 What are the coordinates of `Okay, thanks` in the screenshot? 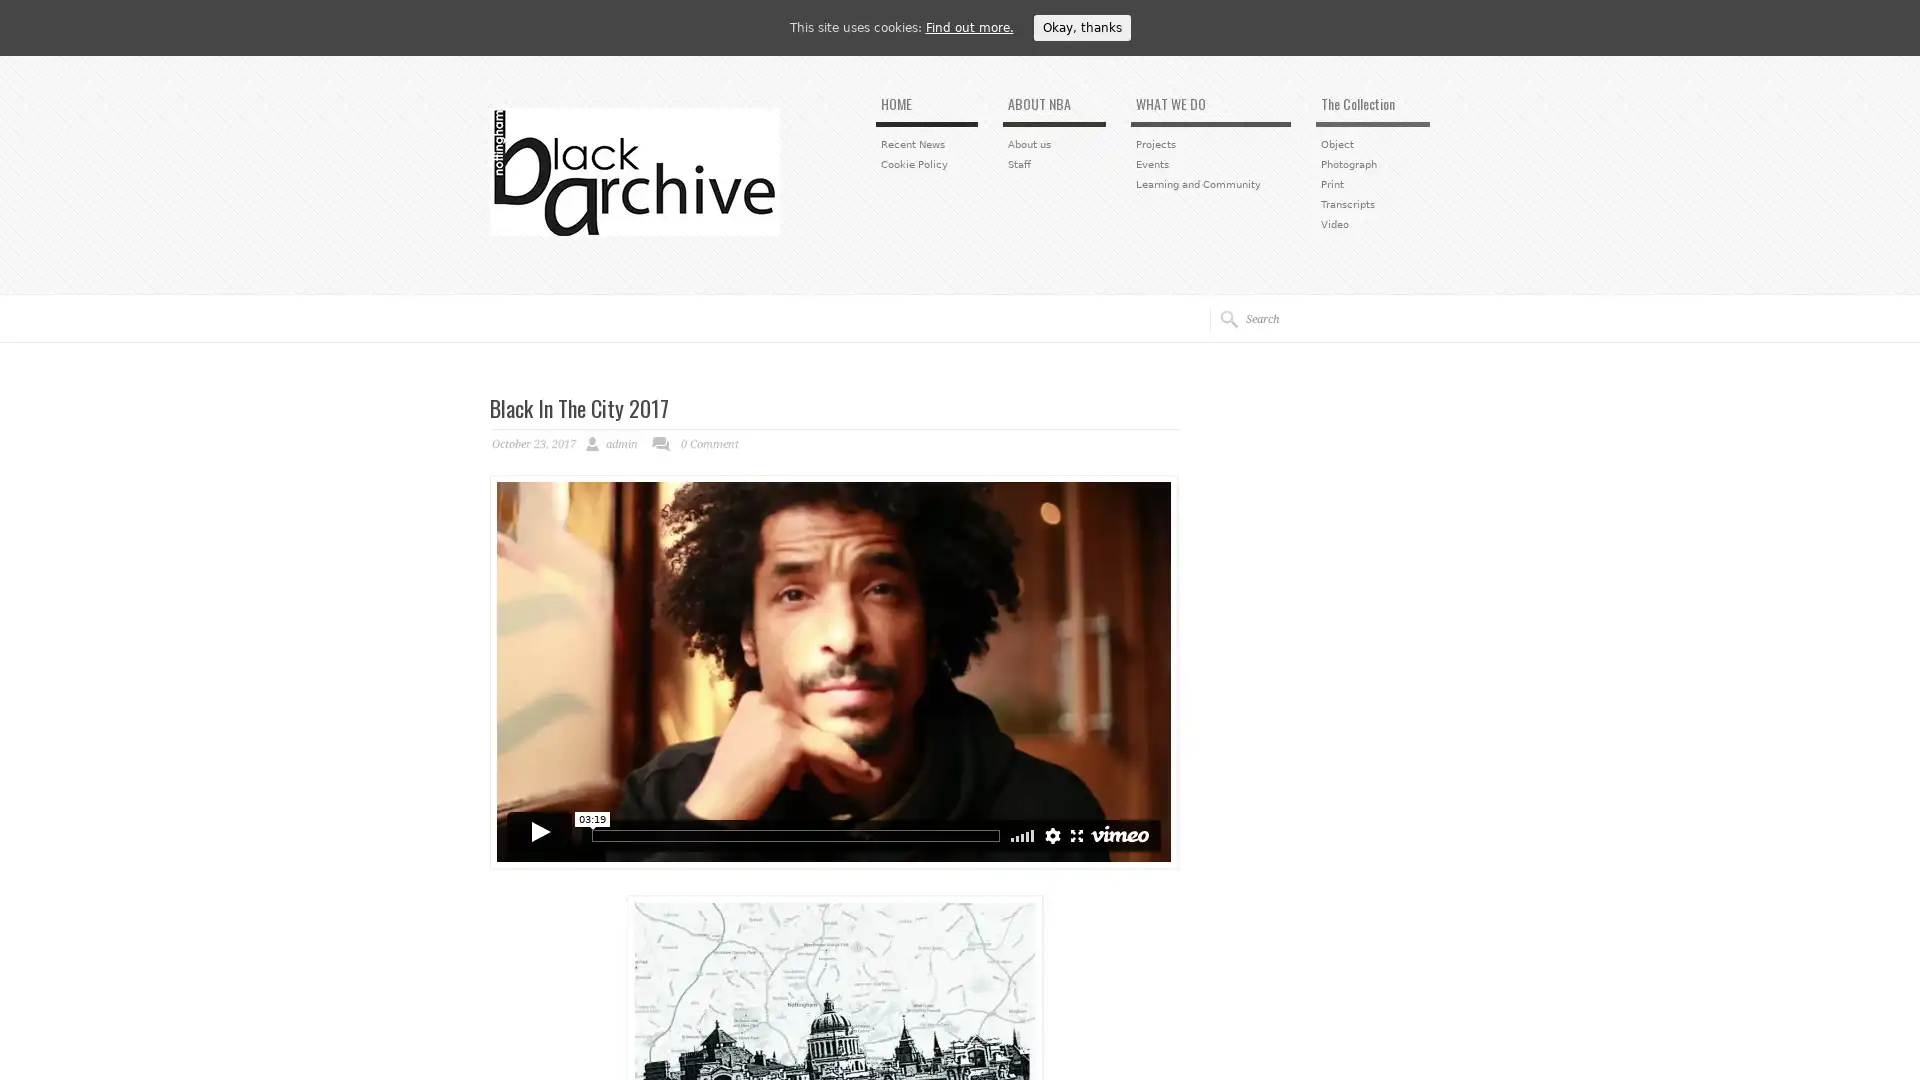 It's located at (1080, 27).